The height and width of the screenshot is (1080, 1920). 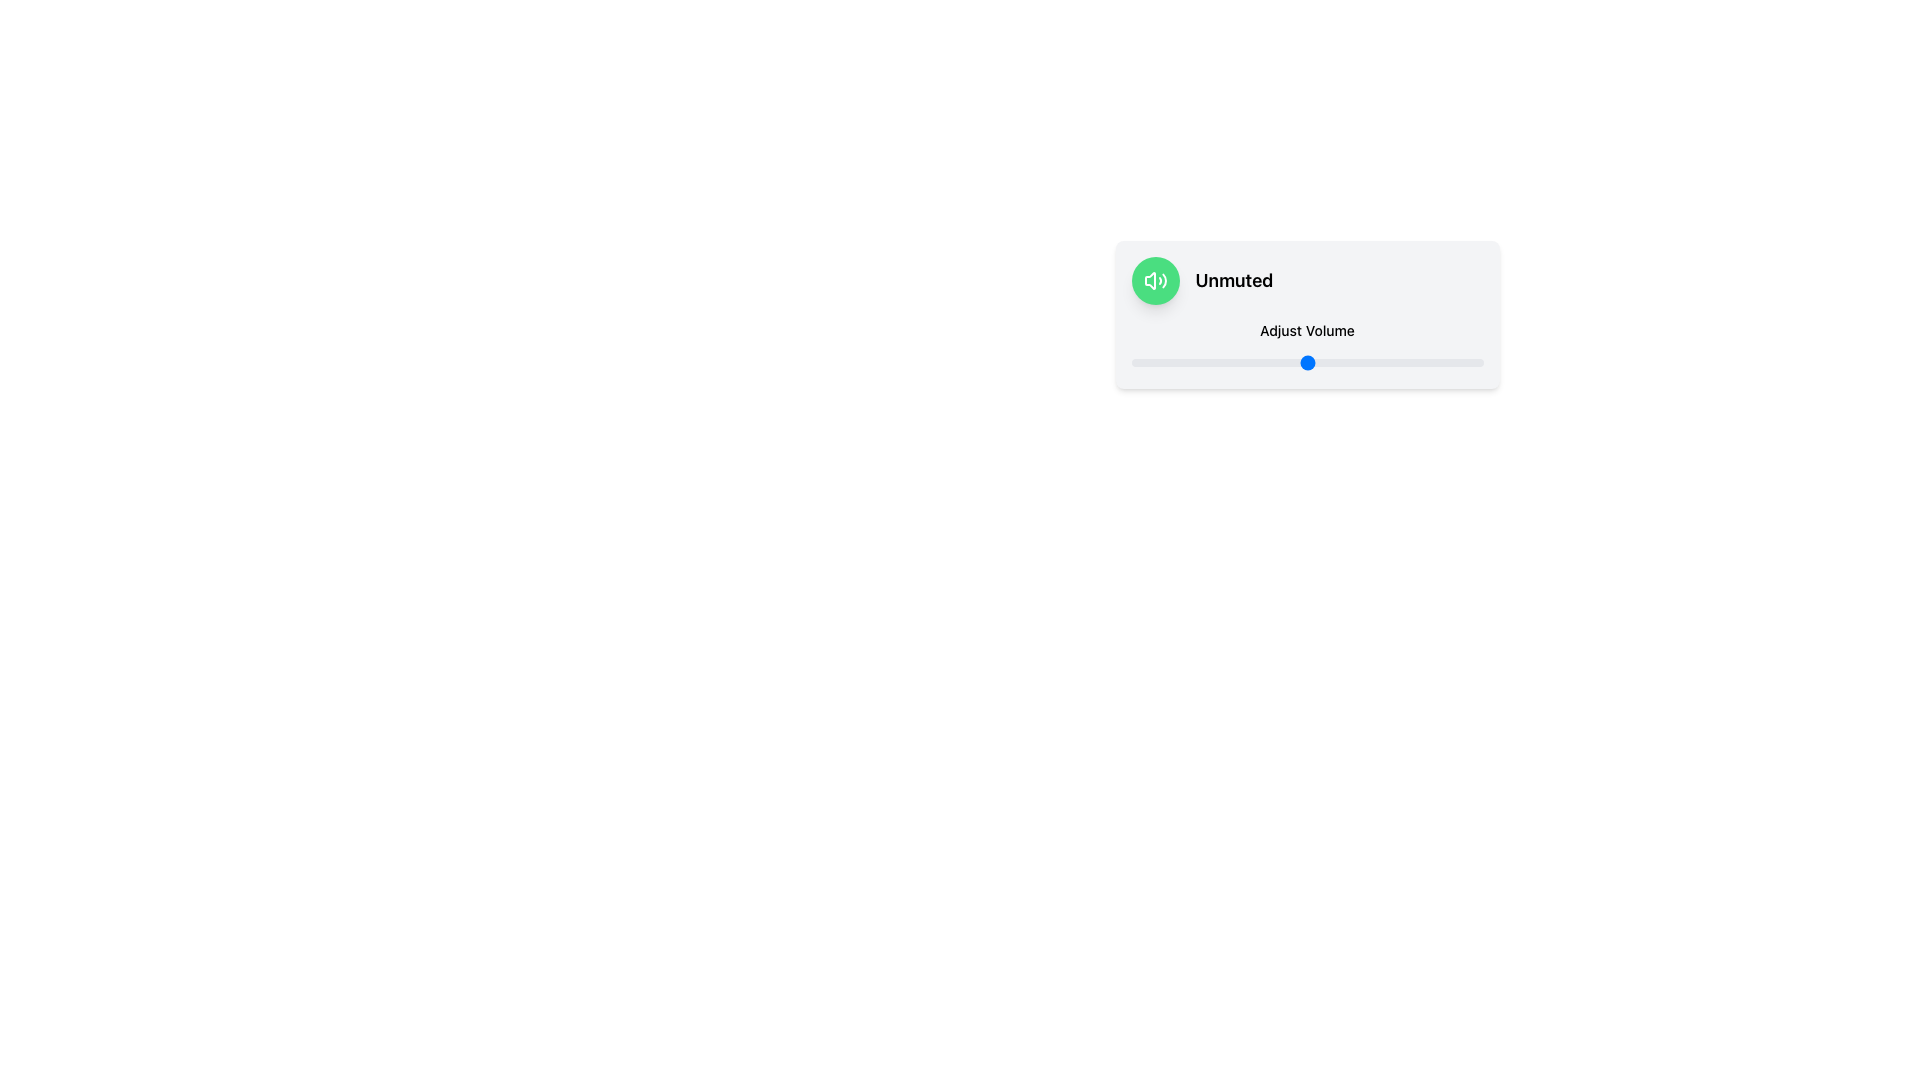 I want to click on the volume, so click(x=1243, y=362).